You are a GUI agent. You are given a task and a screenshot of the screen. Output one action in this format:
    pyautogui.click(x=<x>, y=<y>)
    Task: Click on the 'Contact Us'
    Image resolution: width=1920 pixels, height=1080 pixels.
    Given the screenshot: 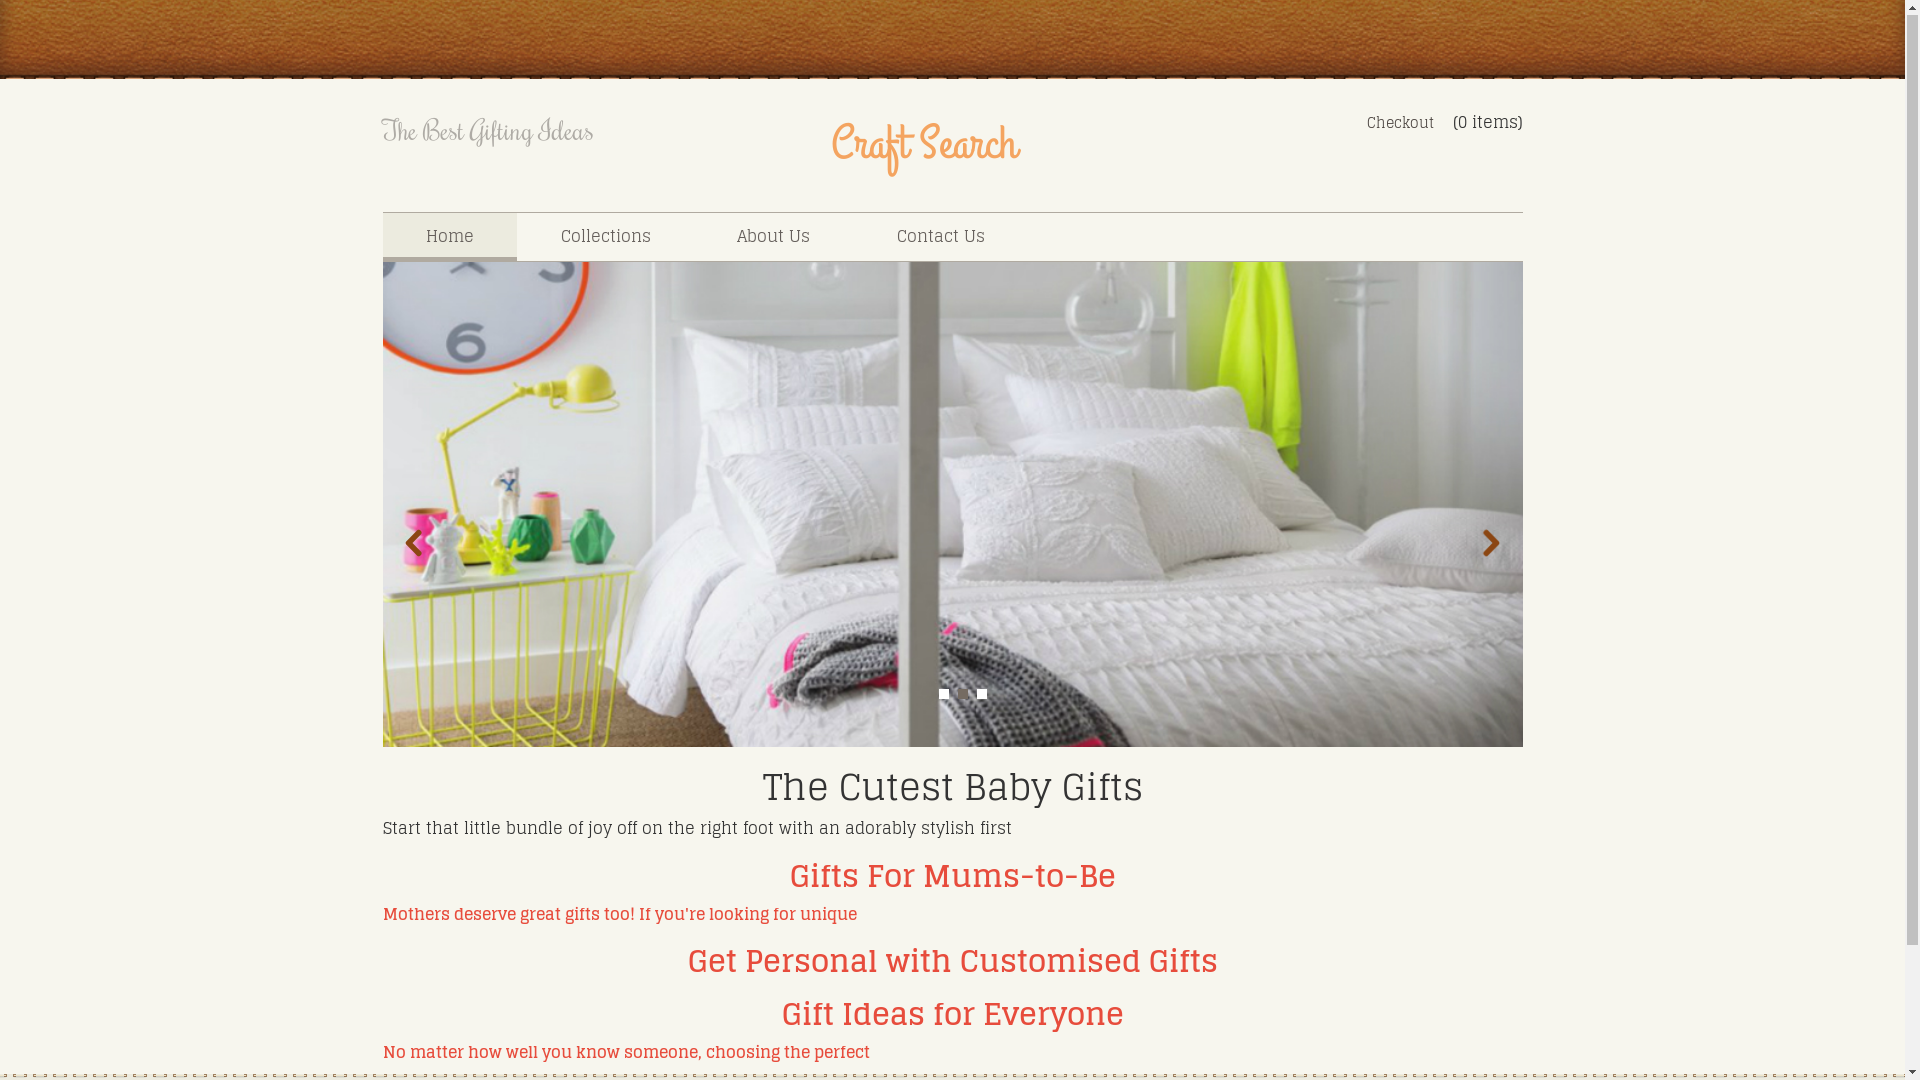 What is the action you would take?
    pyautogui.click(x=854, y=237)
    